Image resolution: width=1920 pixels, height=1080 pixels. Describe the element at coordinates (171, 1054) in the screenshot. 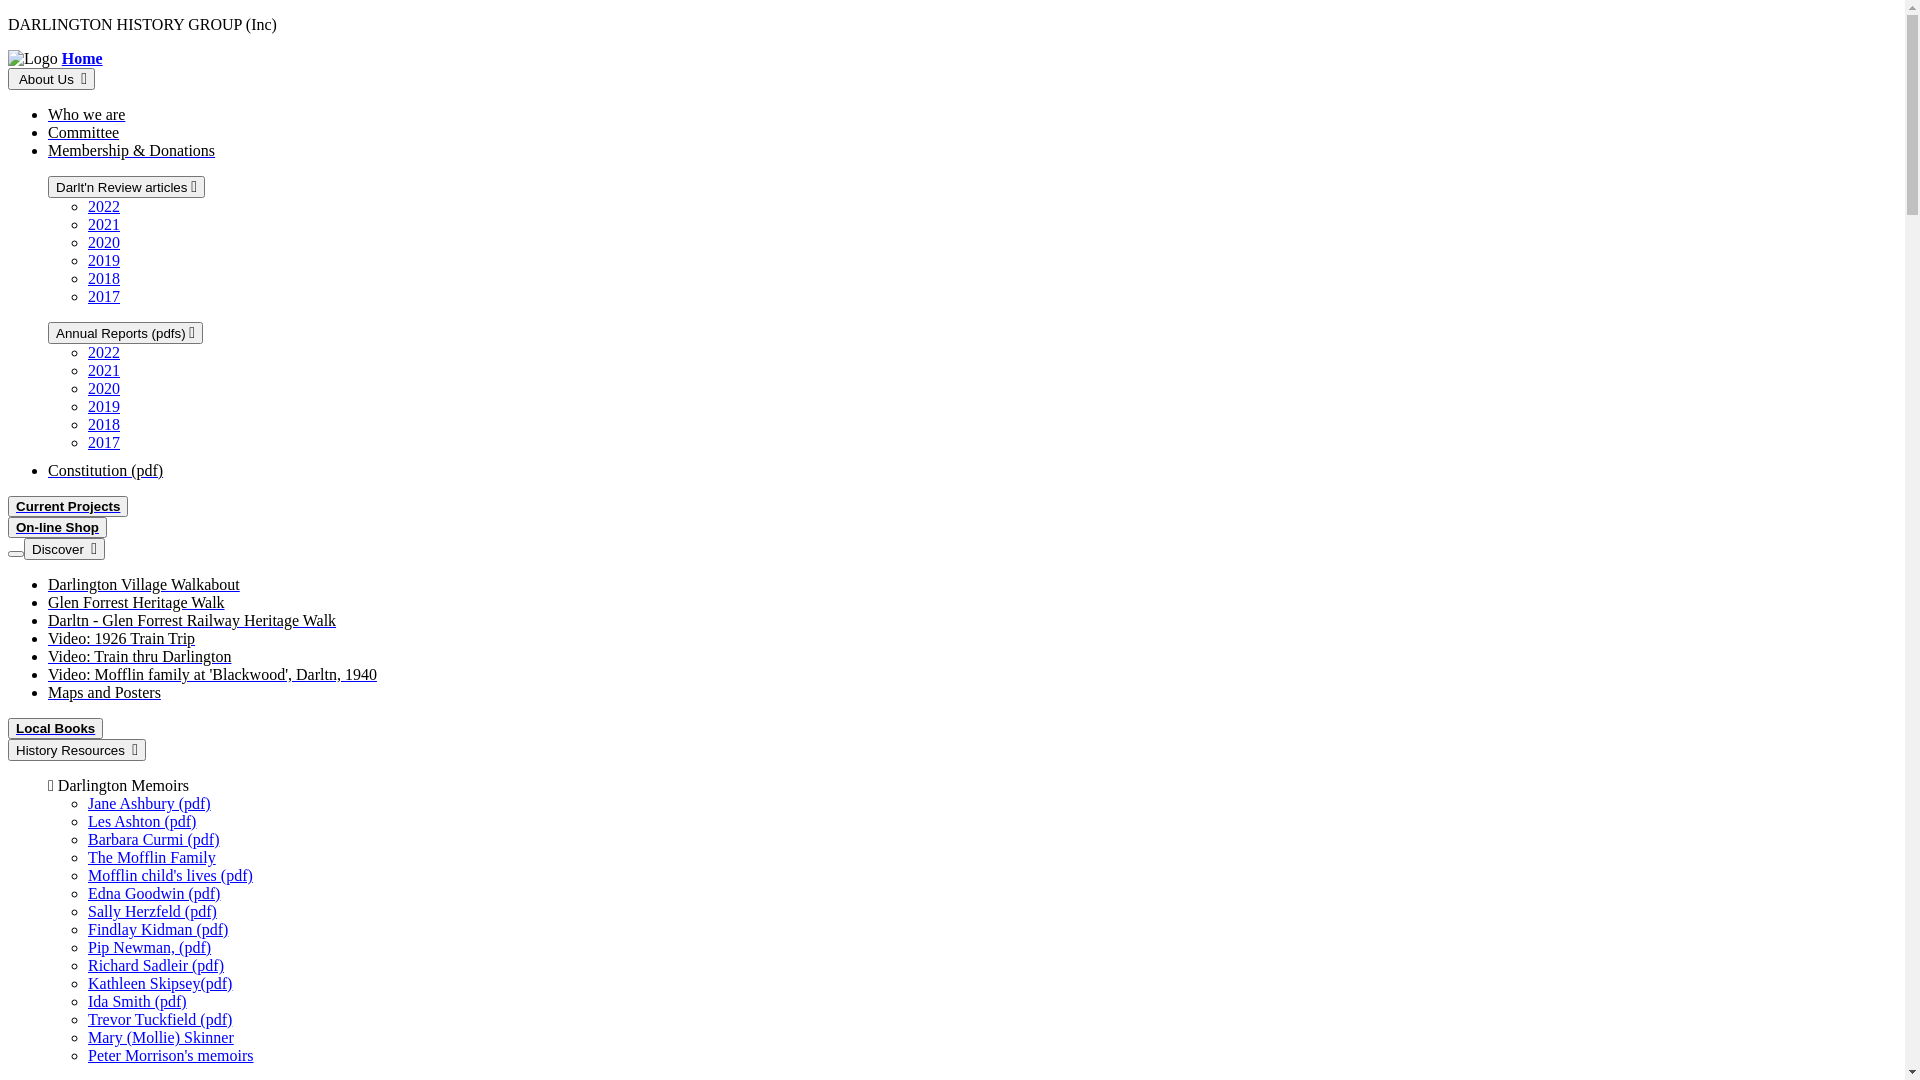

I see `'Peter Morrison's memoirs'` at that location.